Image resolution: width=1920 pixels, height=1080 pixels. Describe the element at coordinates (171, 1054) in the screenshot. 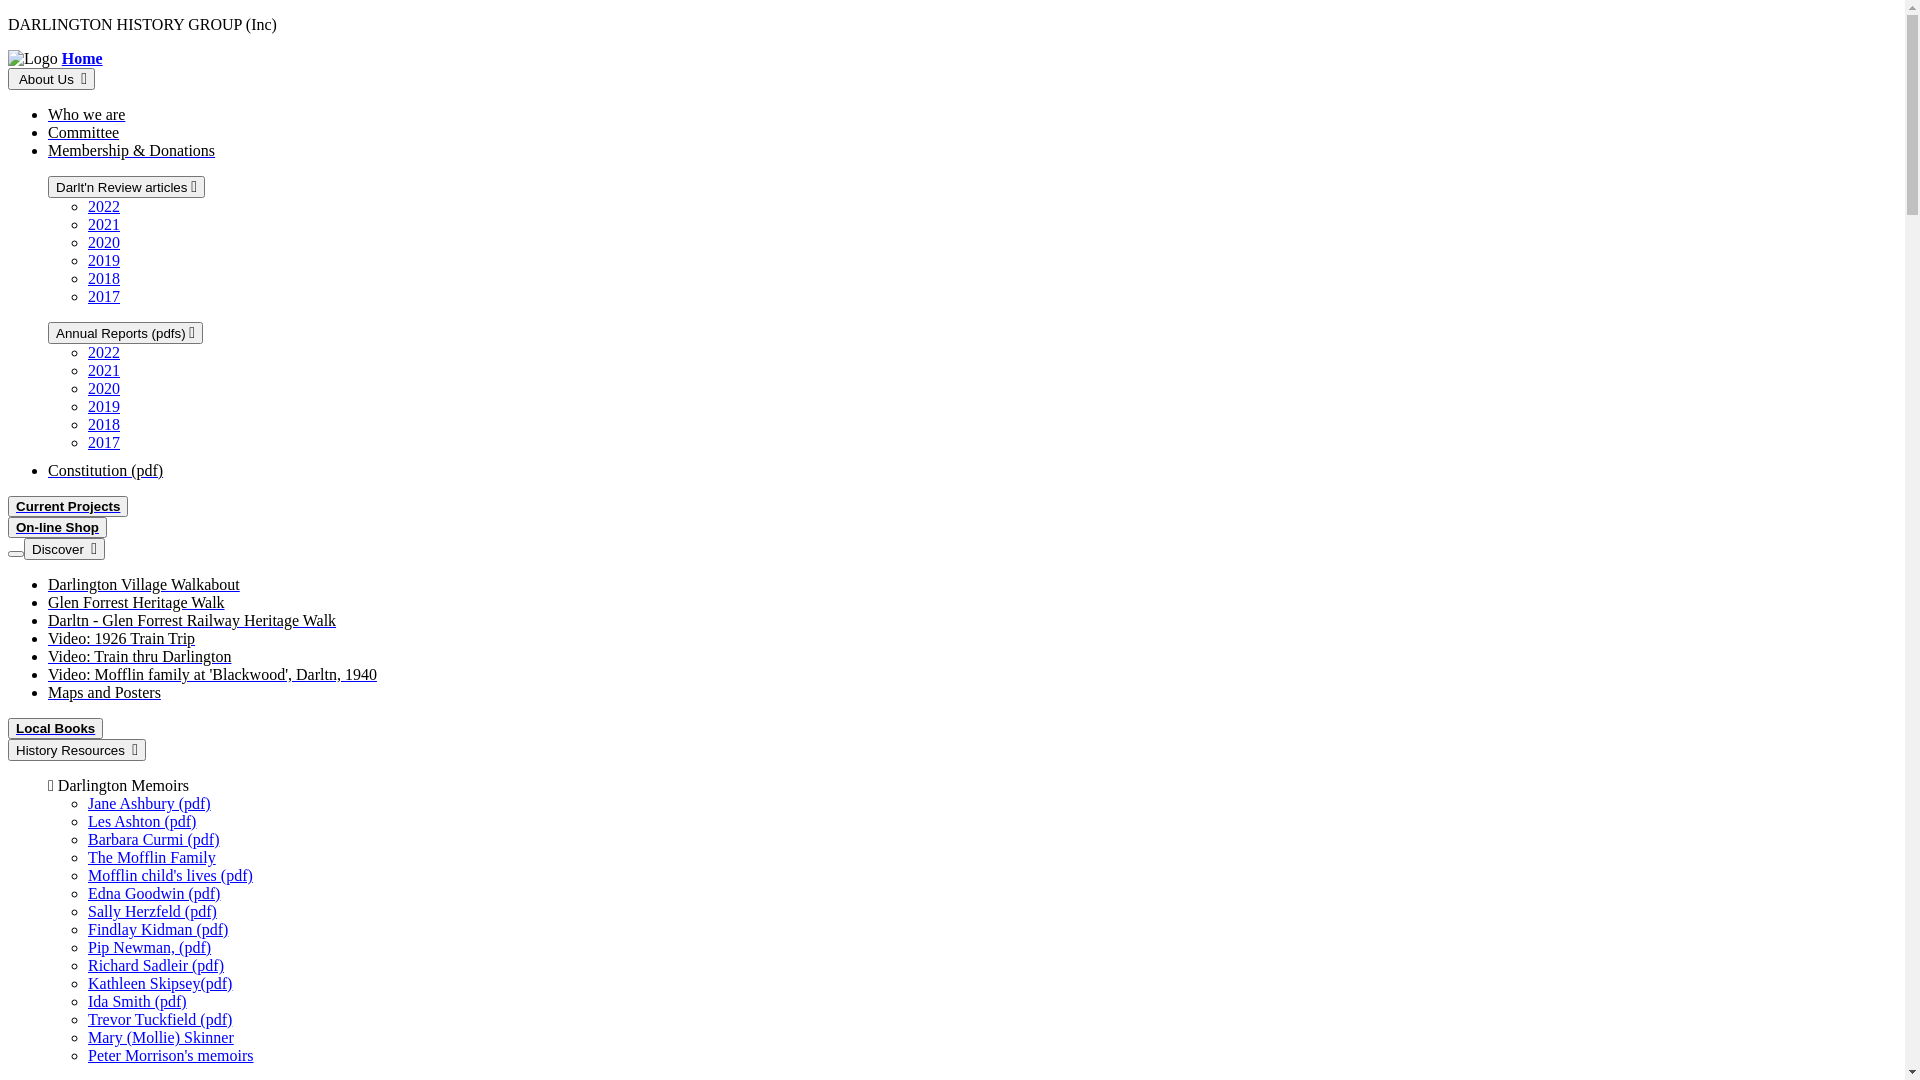

I see `'Peter Morrison's memoirs'` at that location.